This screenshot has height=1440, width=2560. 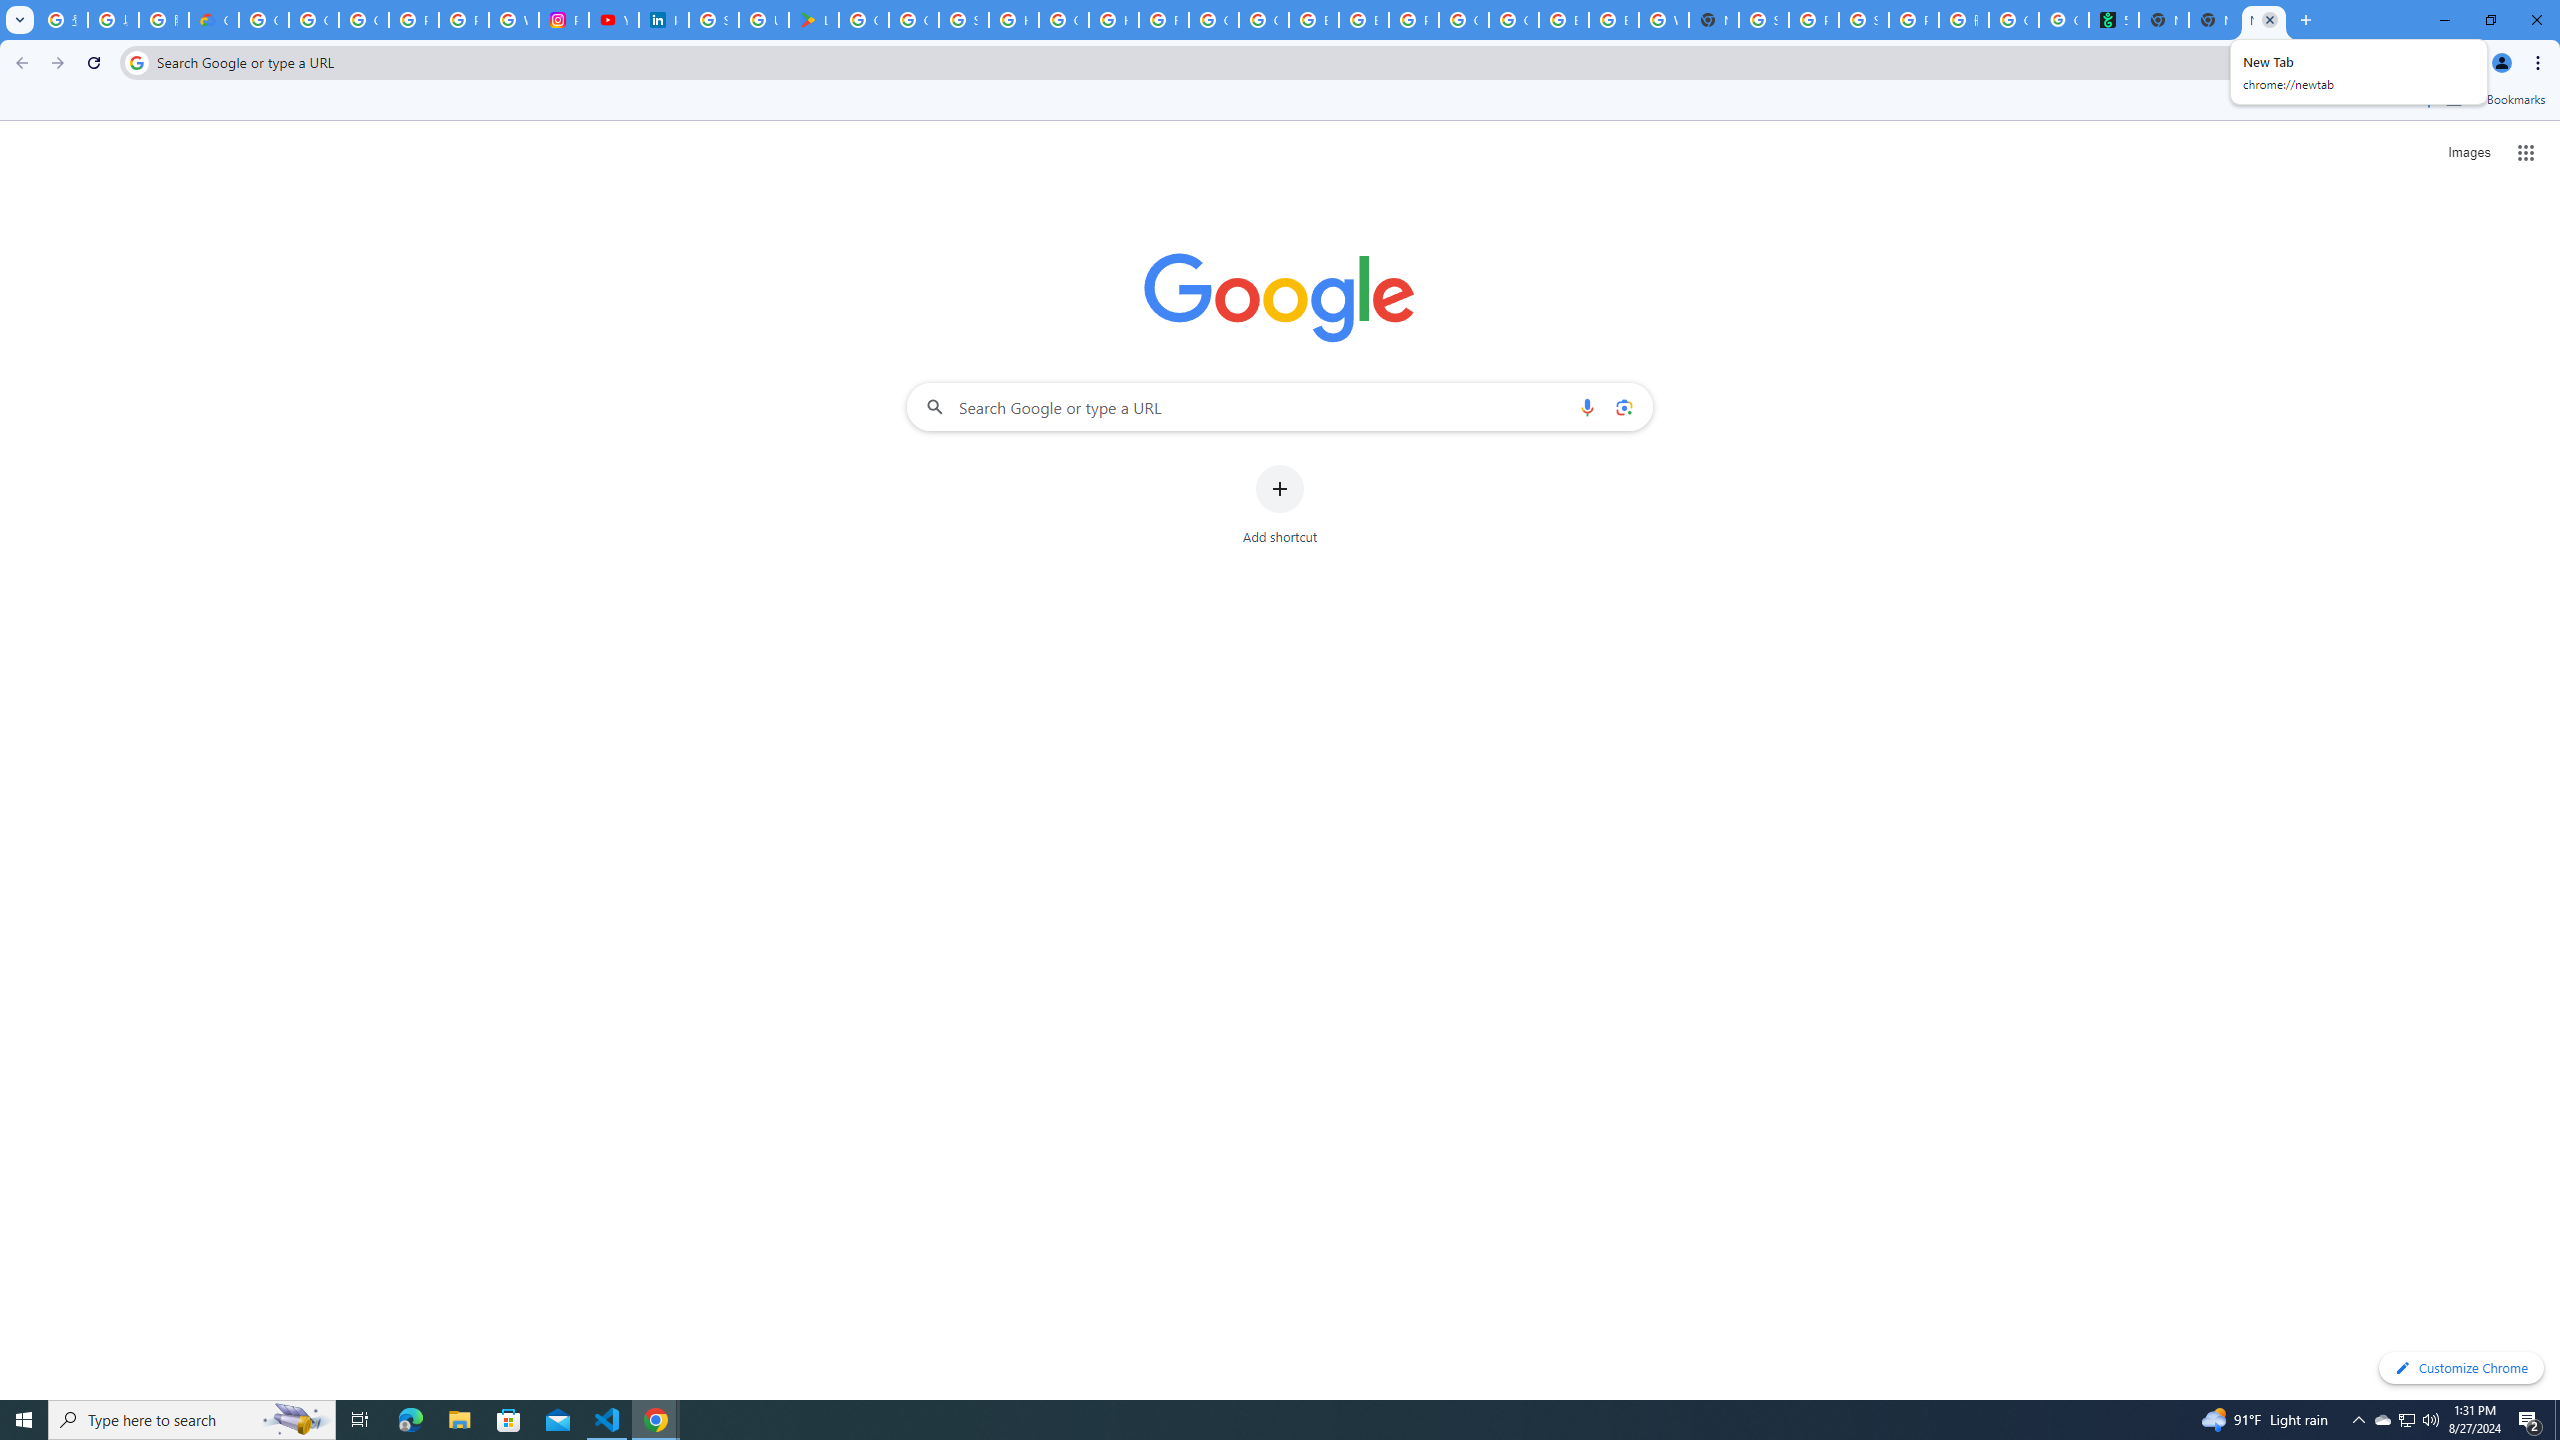 What do you see at coordinates (2490, 19) in the screenshot?
I see `'Restore'` at bounding box center [2490, 19].